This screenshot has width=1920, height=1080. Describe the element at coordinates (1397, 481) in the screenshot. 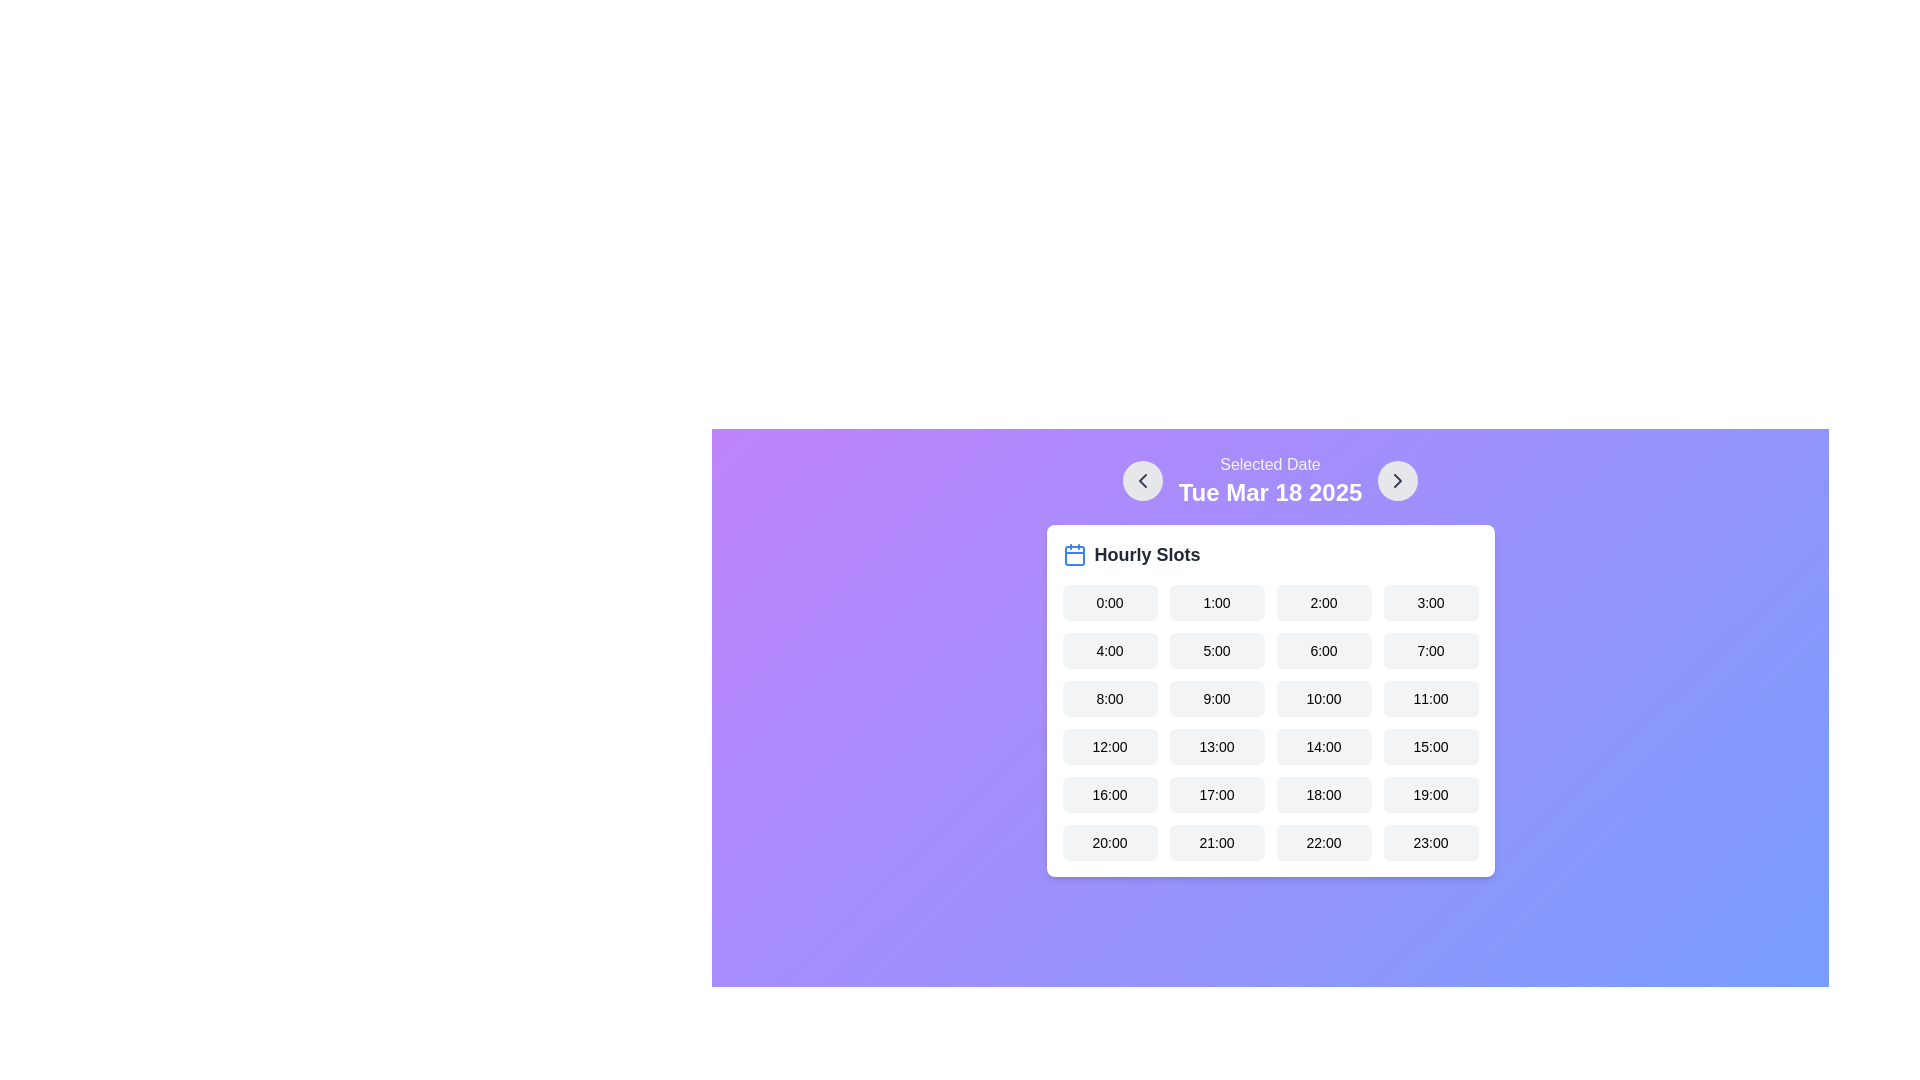

I see `the right navigation chevron icon located in the upper section of the interface adjacent to the date label` at that location.